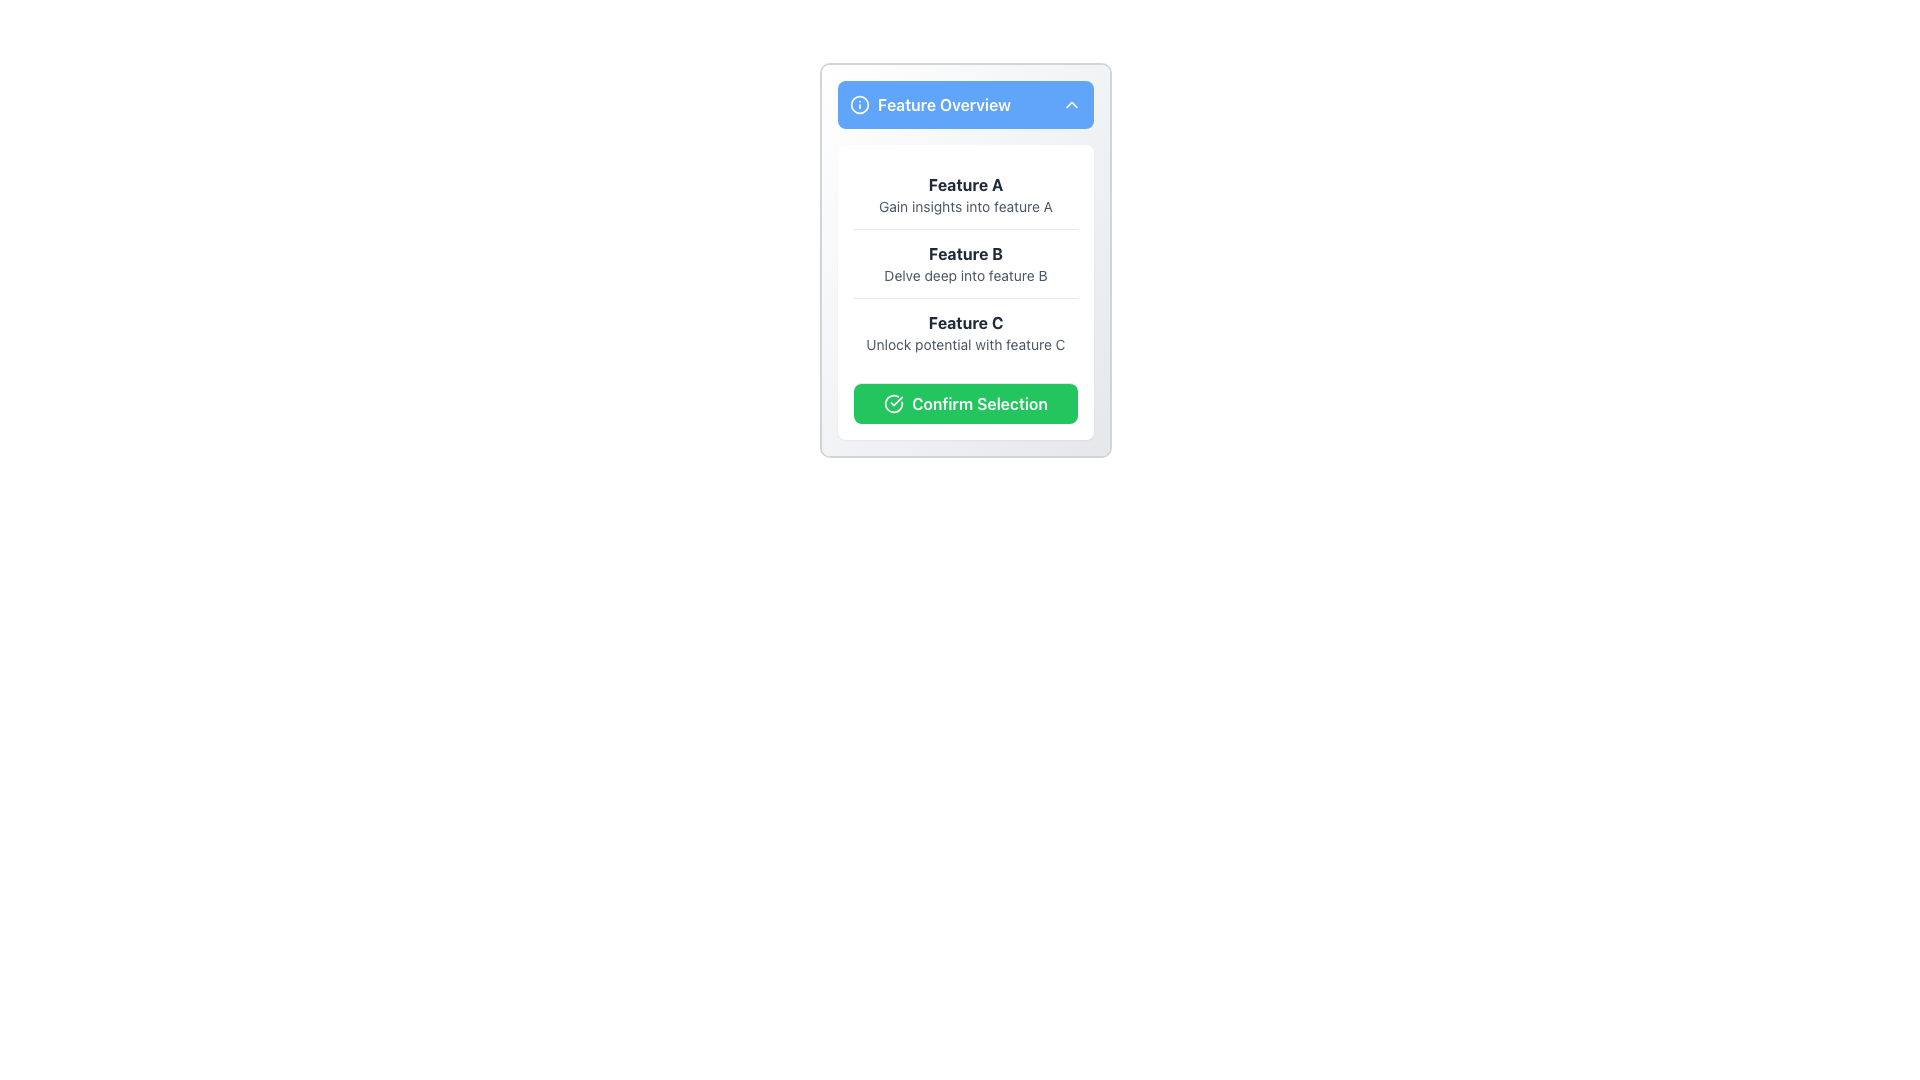 The image size is (1920, 1080). What do you see at coordinates (965, 262) in the screenshot?
I see `text from the second entry in the box element that provides information about Feature B, located between 'Feature A' and 'Feature C'` at bounding box center [965, 262].